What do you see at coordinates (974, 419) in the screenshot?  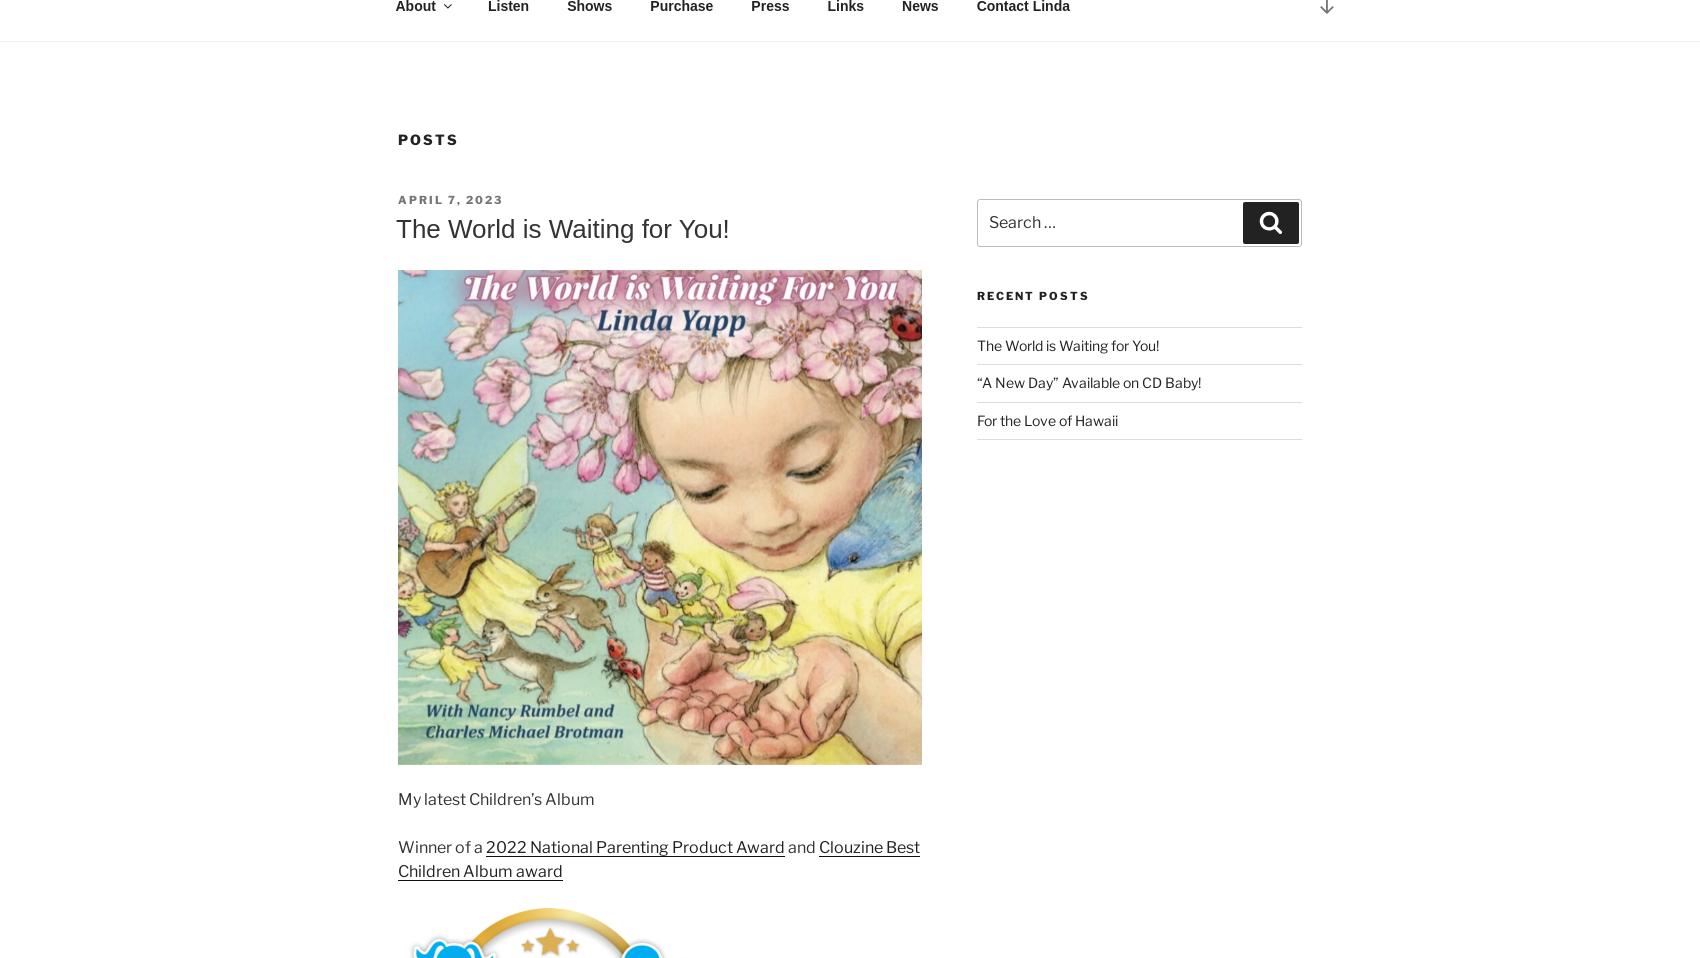 I see `'For the Love of Hawaii'` at bounding box center [974, 419].